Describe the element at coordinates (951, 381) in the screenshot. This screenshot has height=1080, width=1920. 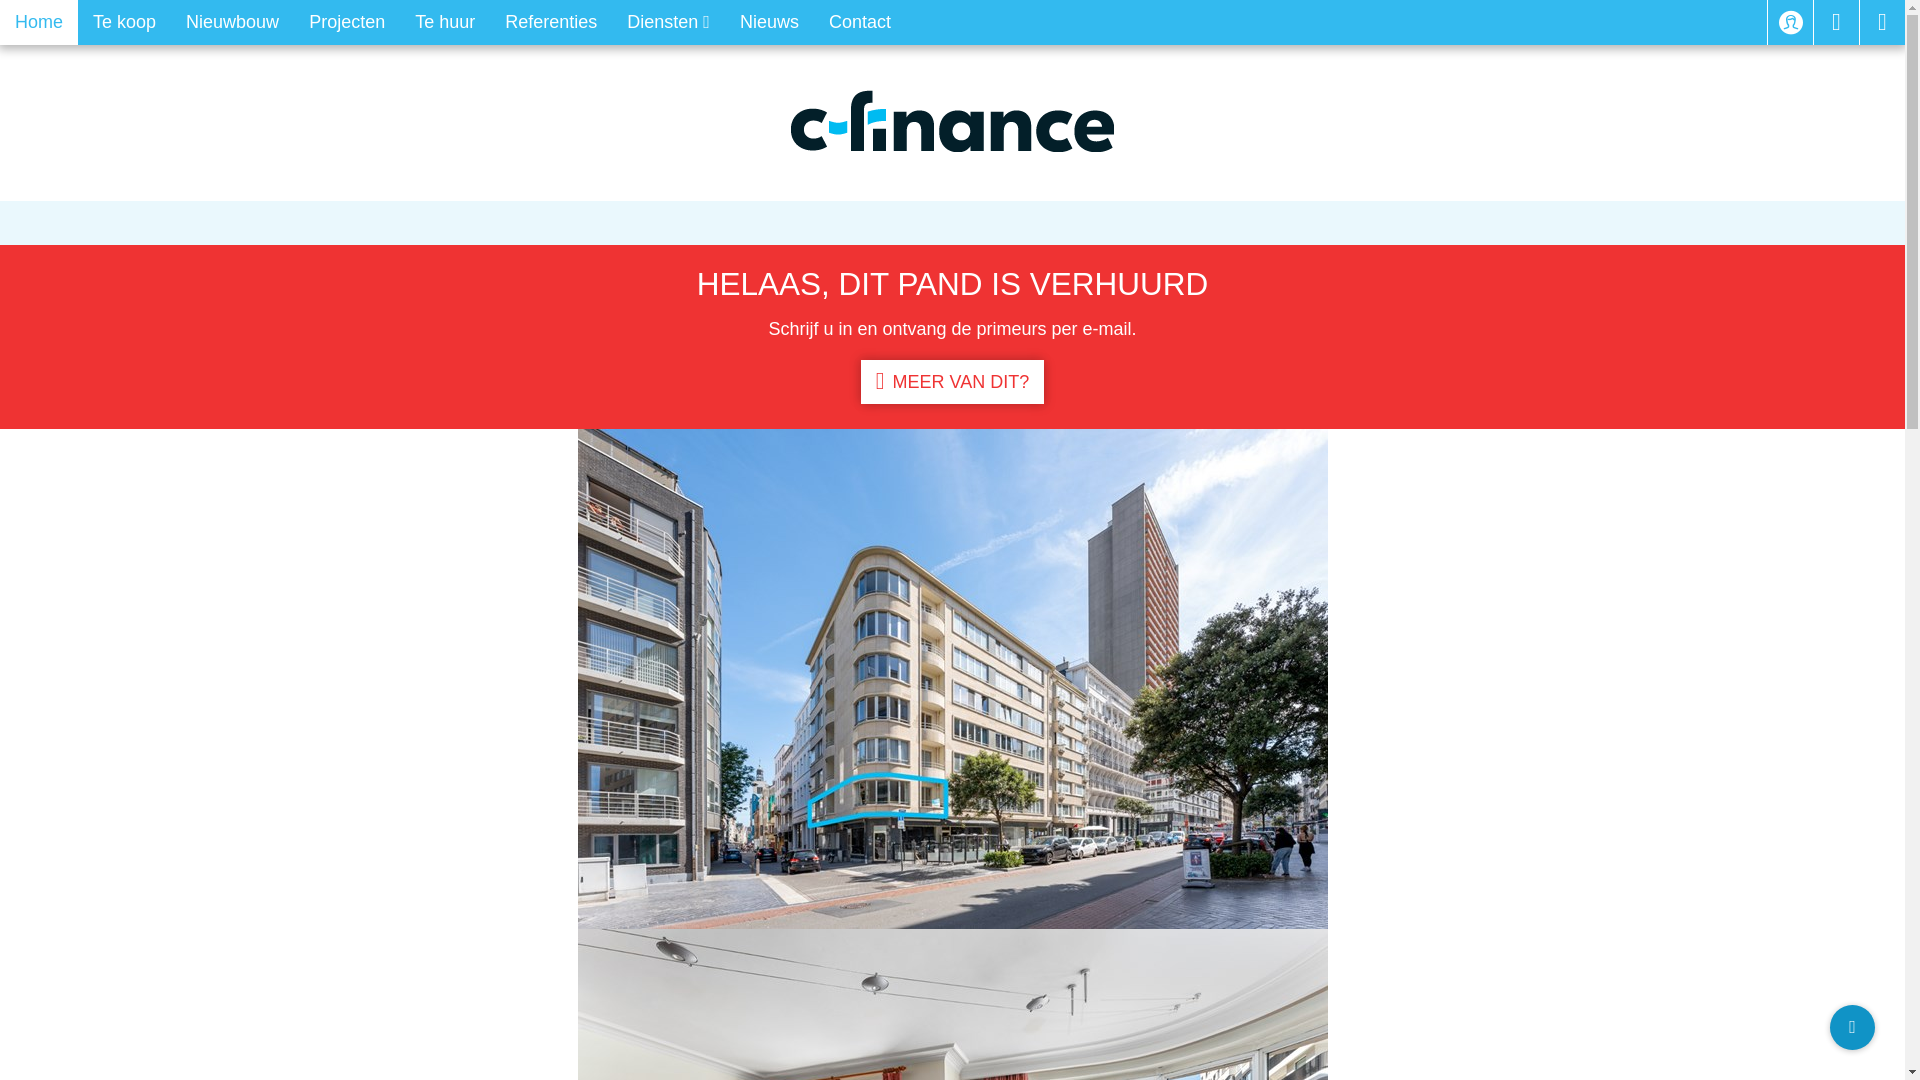
I see `'MEER VAN DIT?'` at that location.